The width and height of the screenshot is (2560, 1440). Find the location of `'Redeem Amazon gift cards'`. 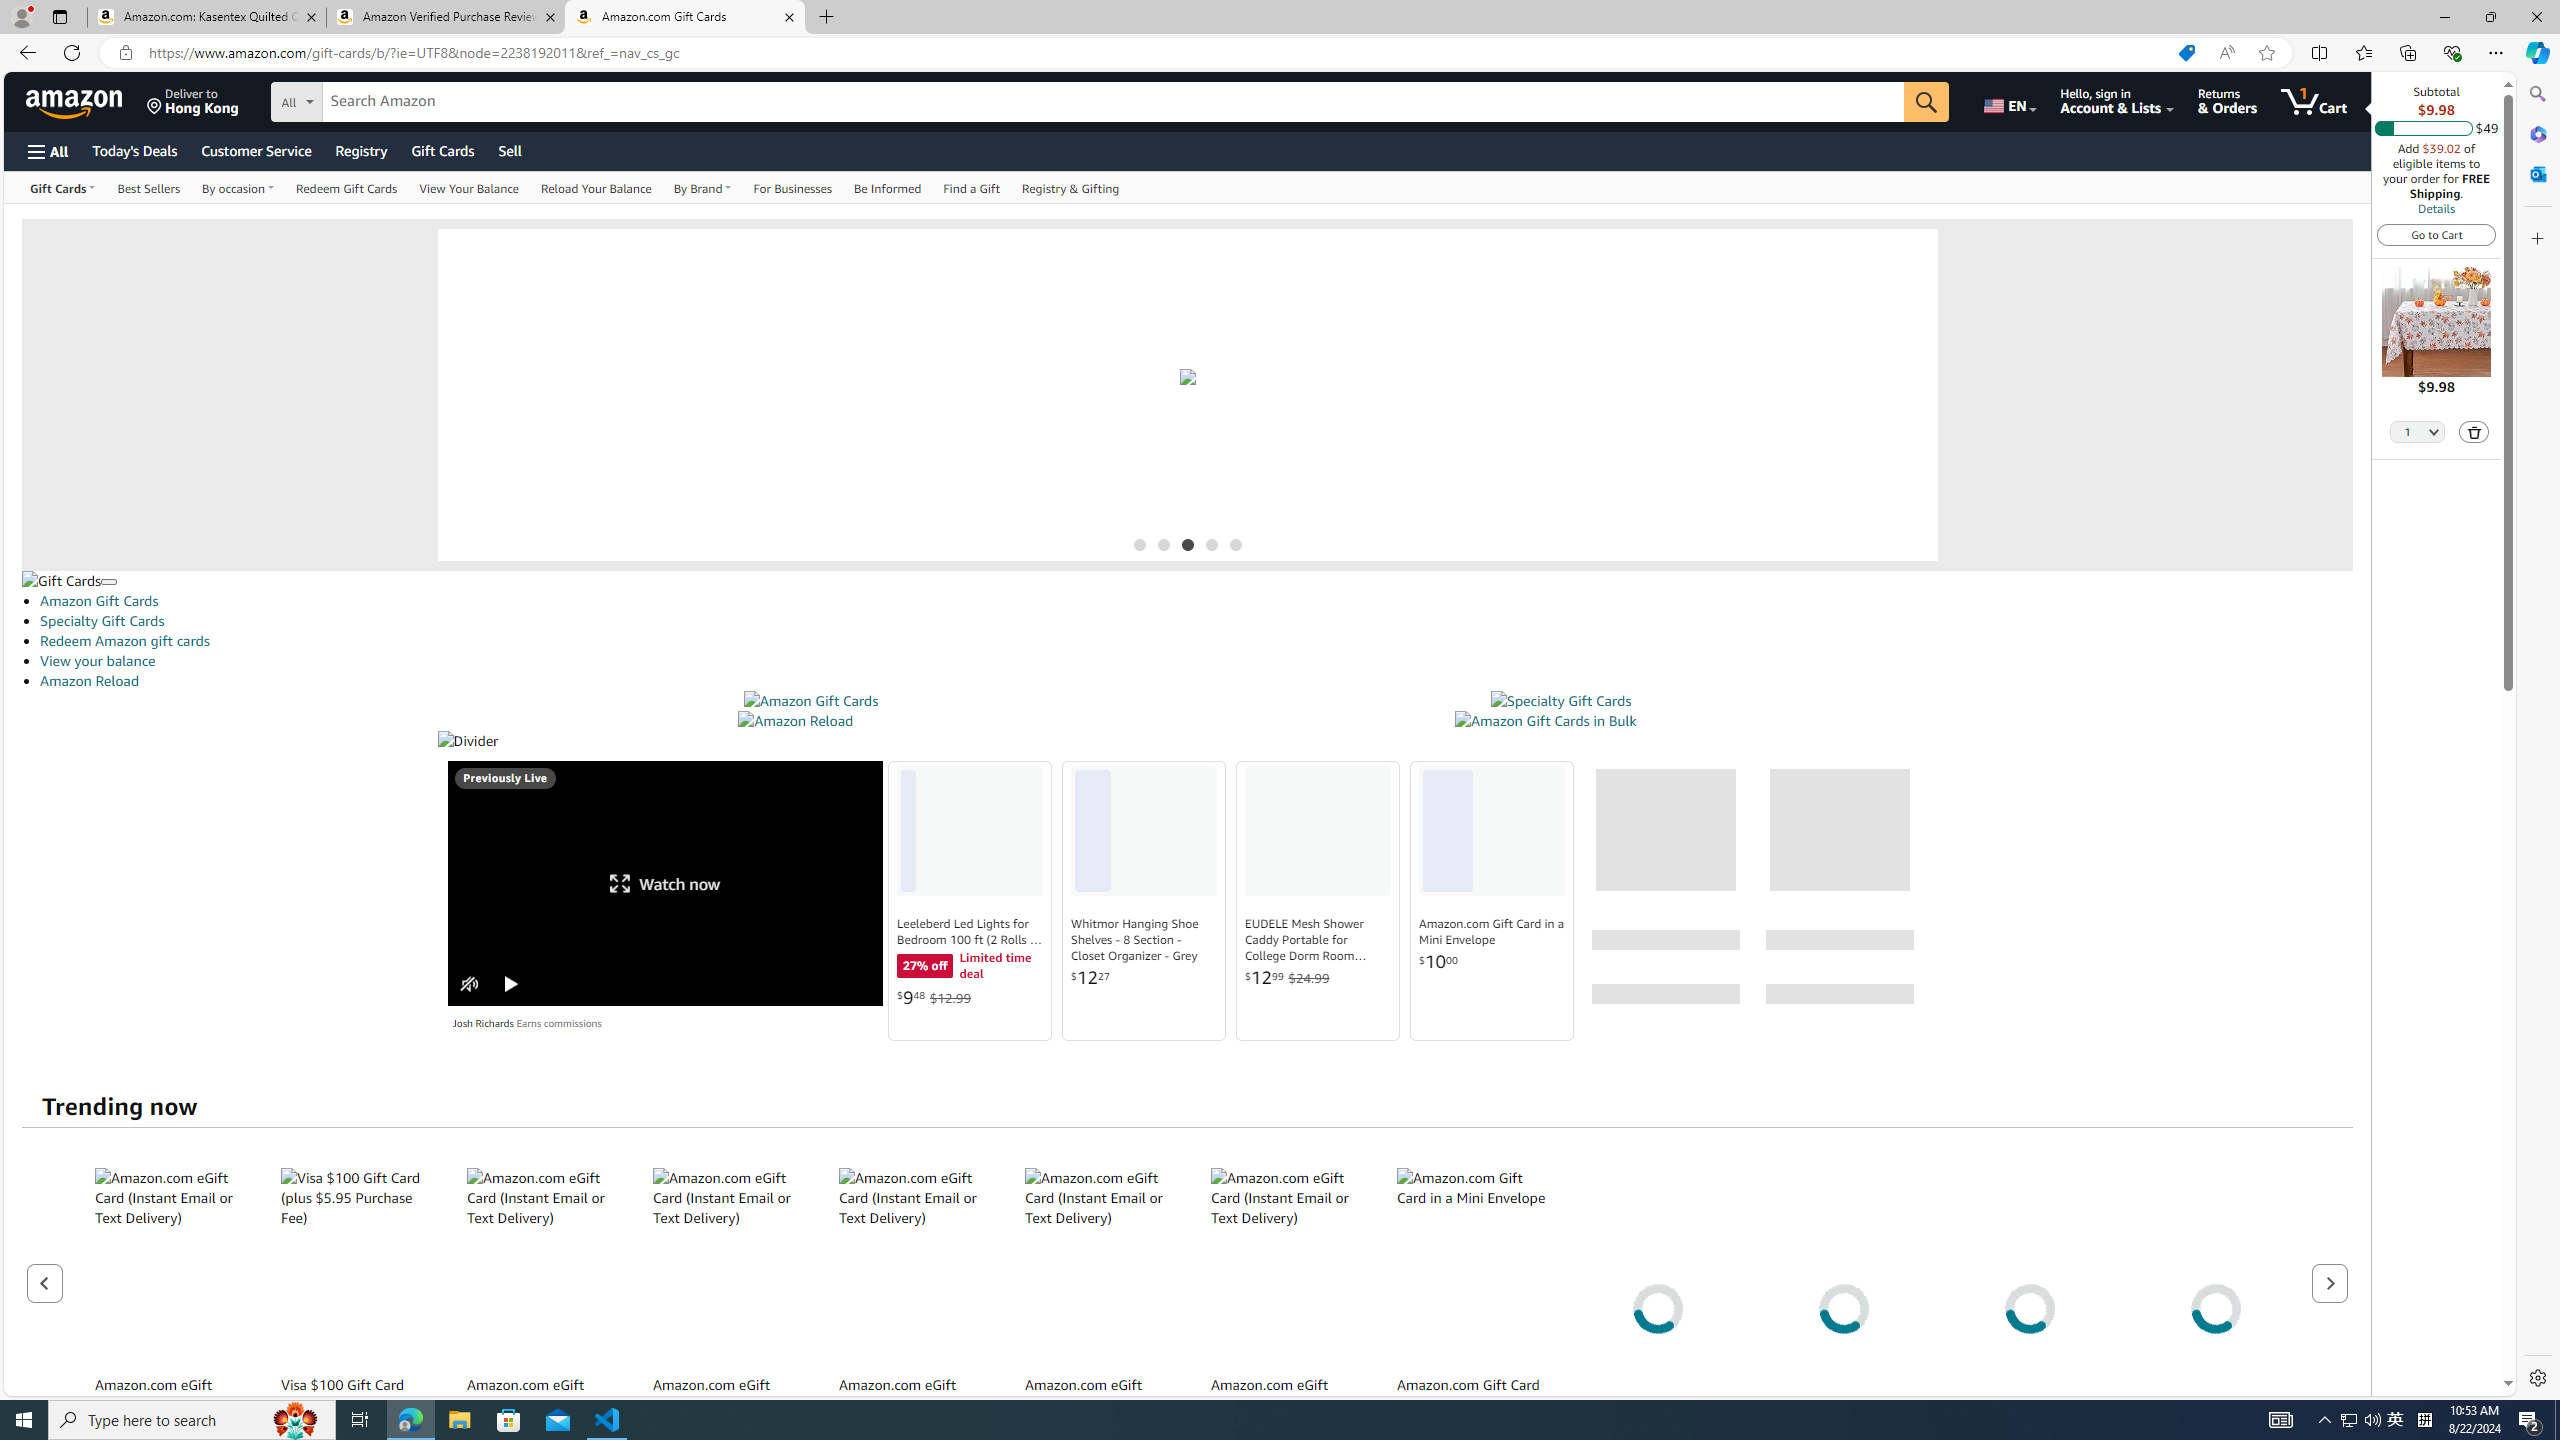

'Redeem Amazon gift cards' is located at coordinates (125, 639).